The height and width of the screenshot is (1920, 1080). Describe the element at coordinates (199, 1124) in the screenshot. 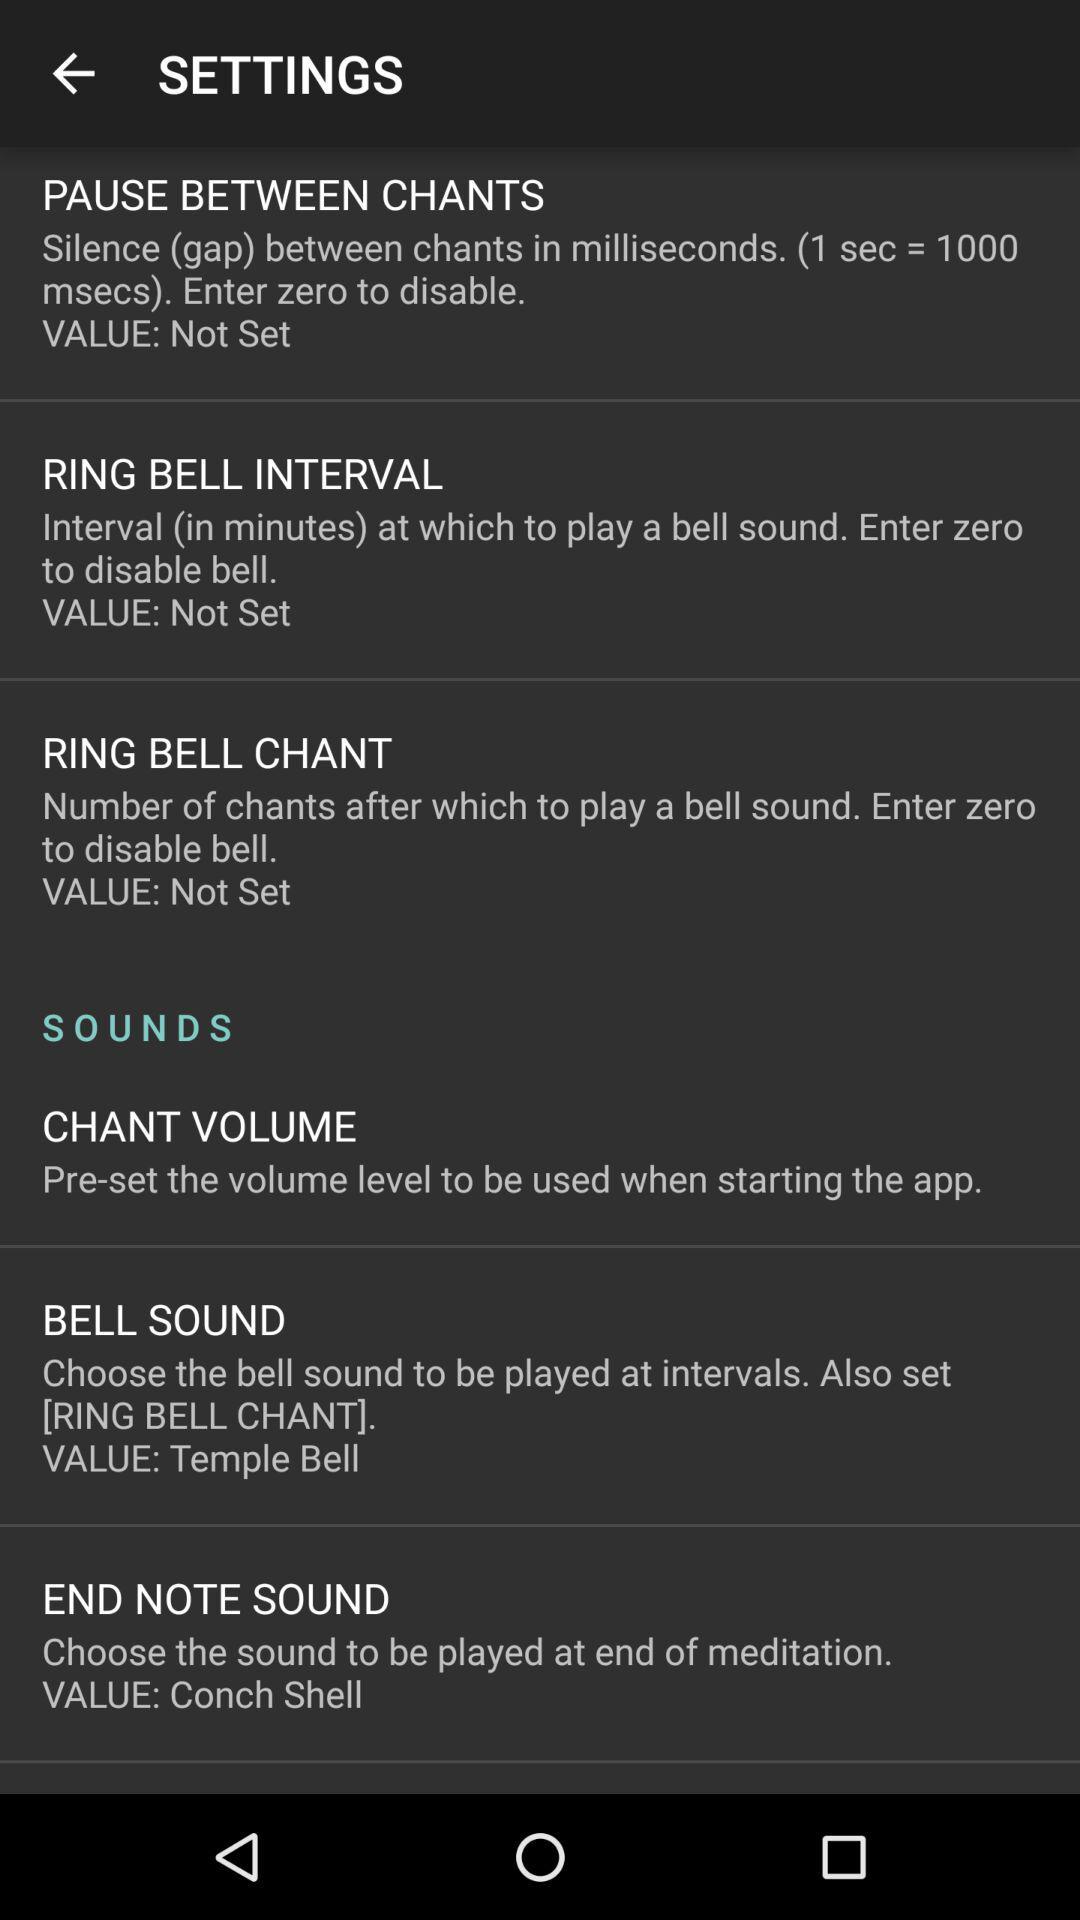

I see `item above the pre set the` at that location.